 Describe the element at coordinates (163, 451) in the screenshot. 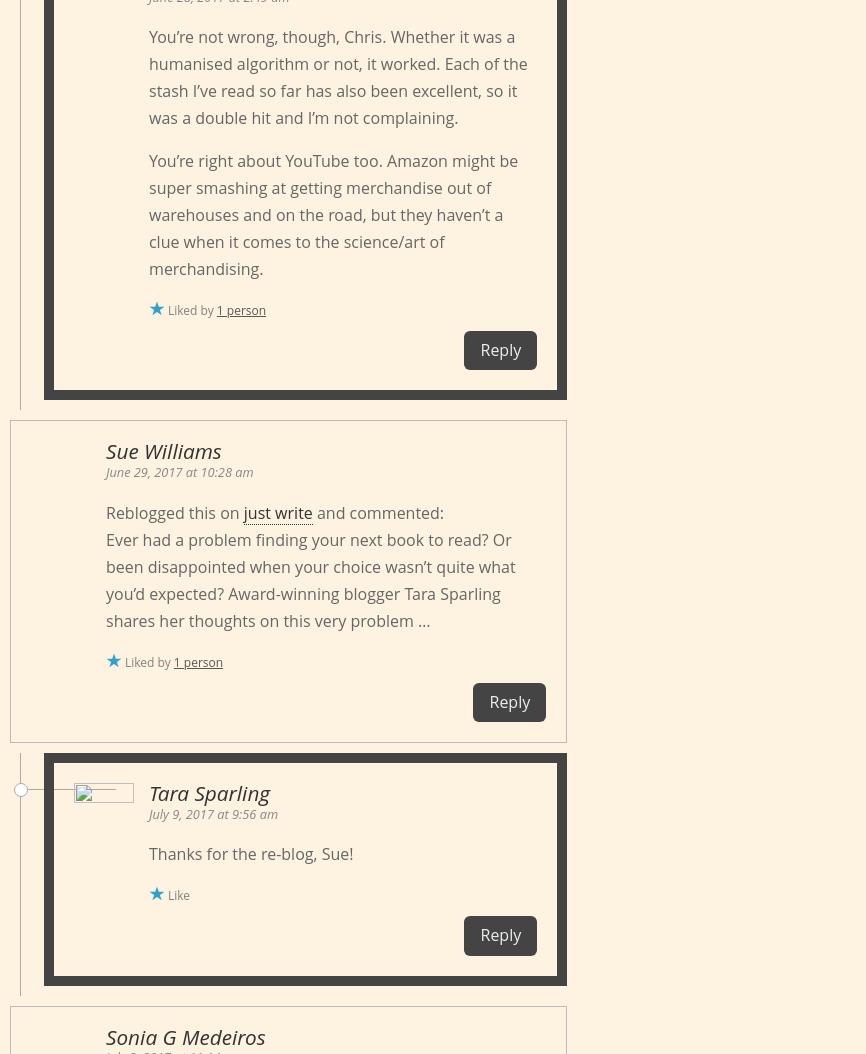

I see `'Sue Williams'` at that location.